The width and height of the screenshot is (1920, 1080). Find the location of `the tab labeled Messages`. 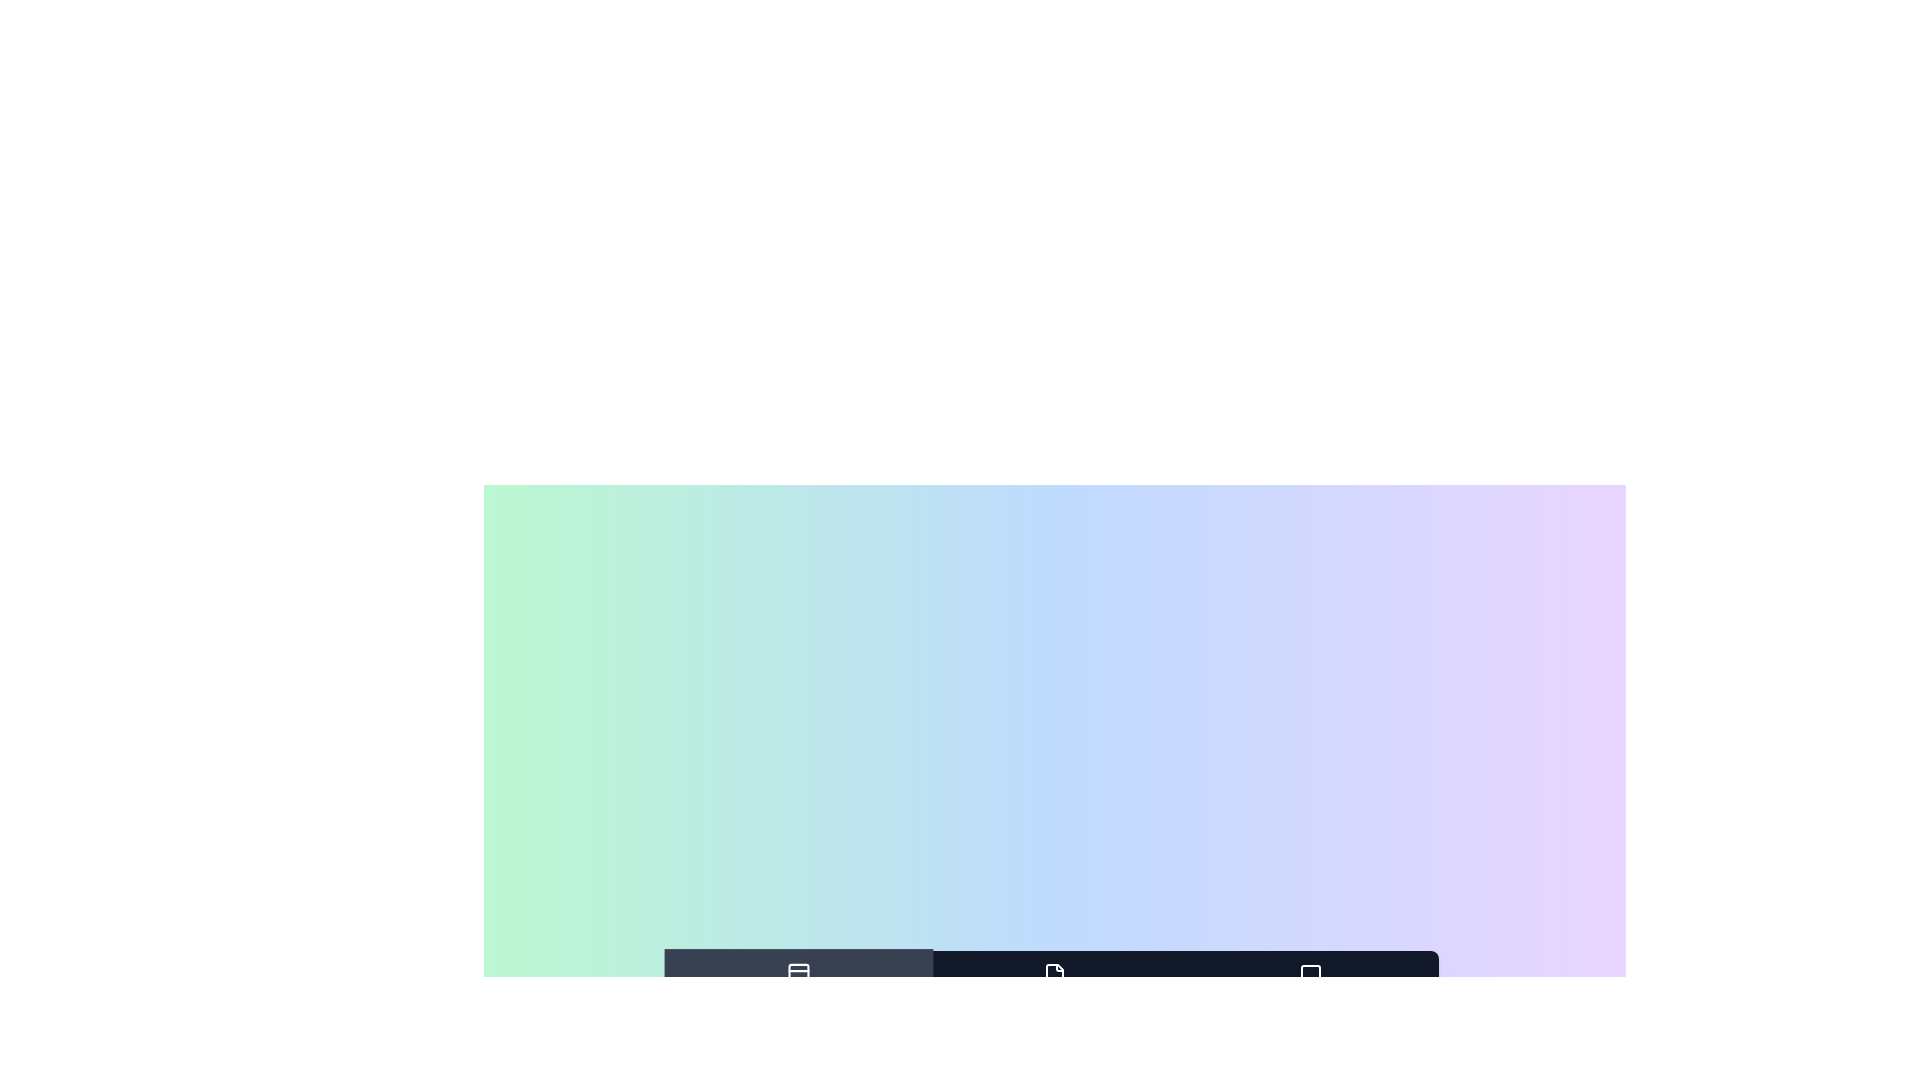

the tab labeled Messages is located at coordinates (1310, 987).